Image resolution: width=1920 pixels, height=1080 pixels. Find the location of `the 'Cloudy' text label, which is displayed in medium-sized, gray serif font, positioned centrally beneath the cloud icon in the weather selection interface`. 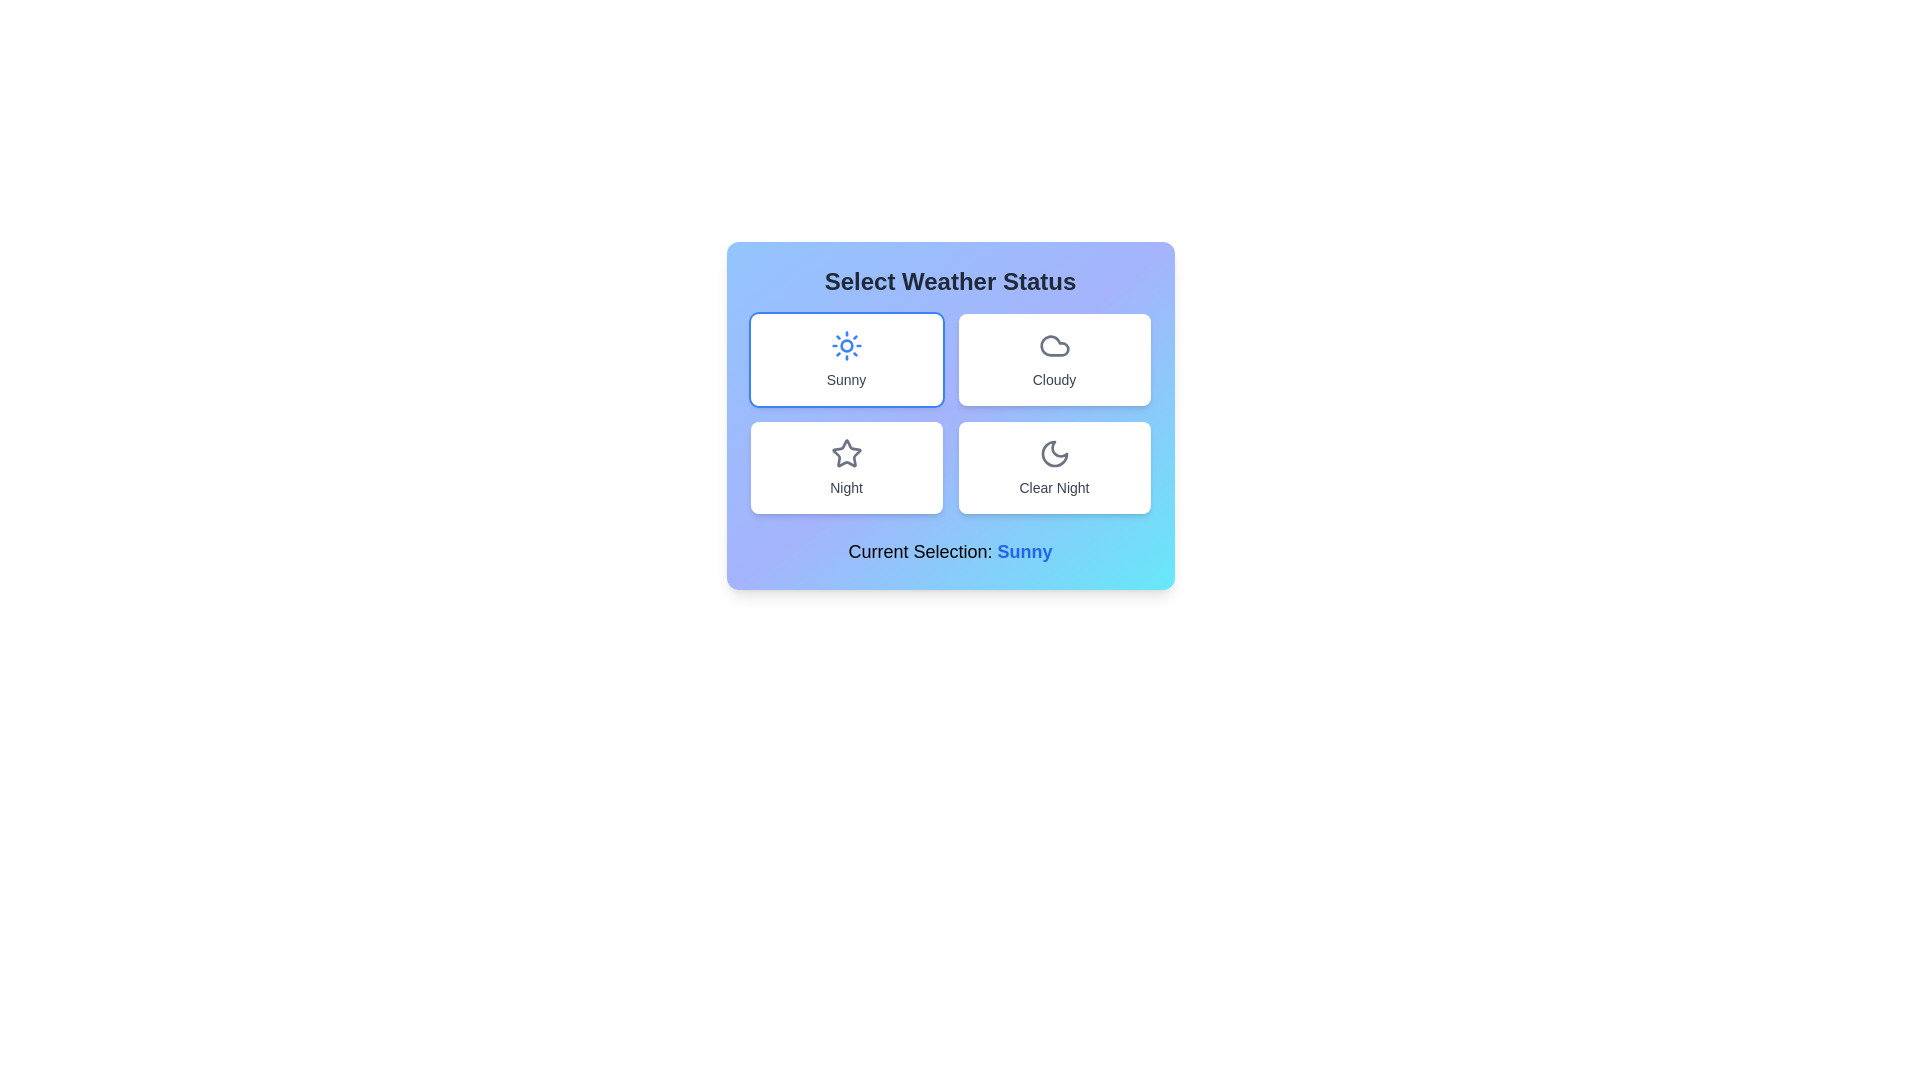

the 'Cloudy' text label, which is displayed in medium-sized, gray serif font, positioned centrally beneath the cloud icon in the weather selection interface is located at coordinates (1053, 380).